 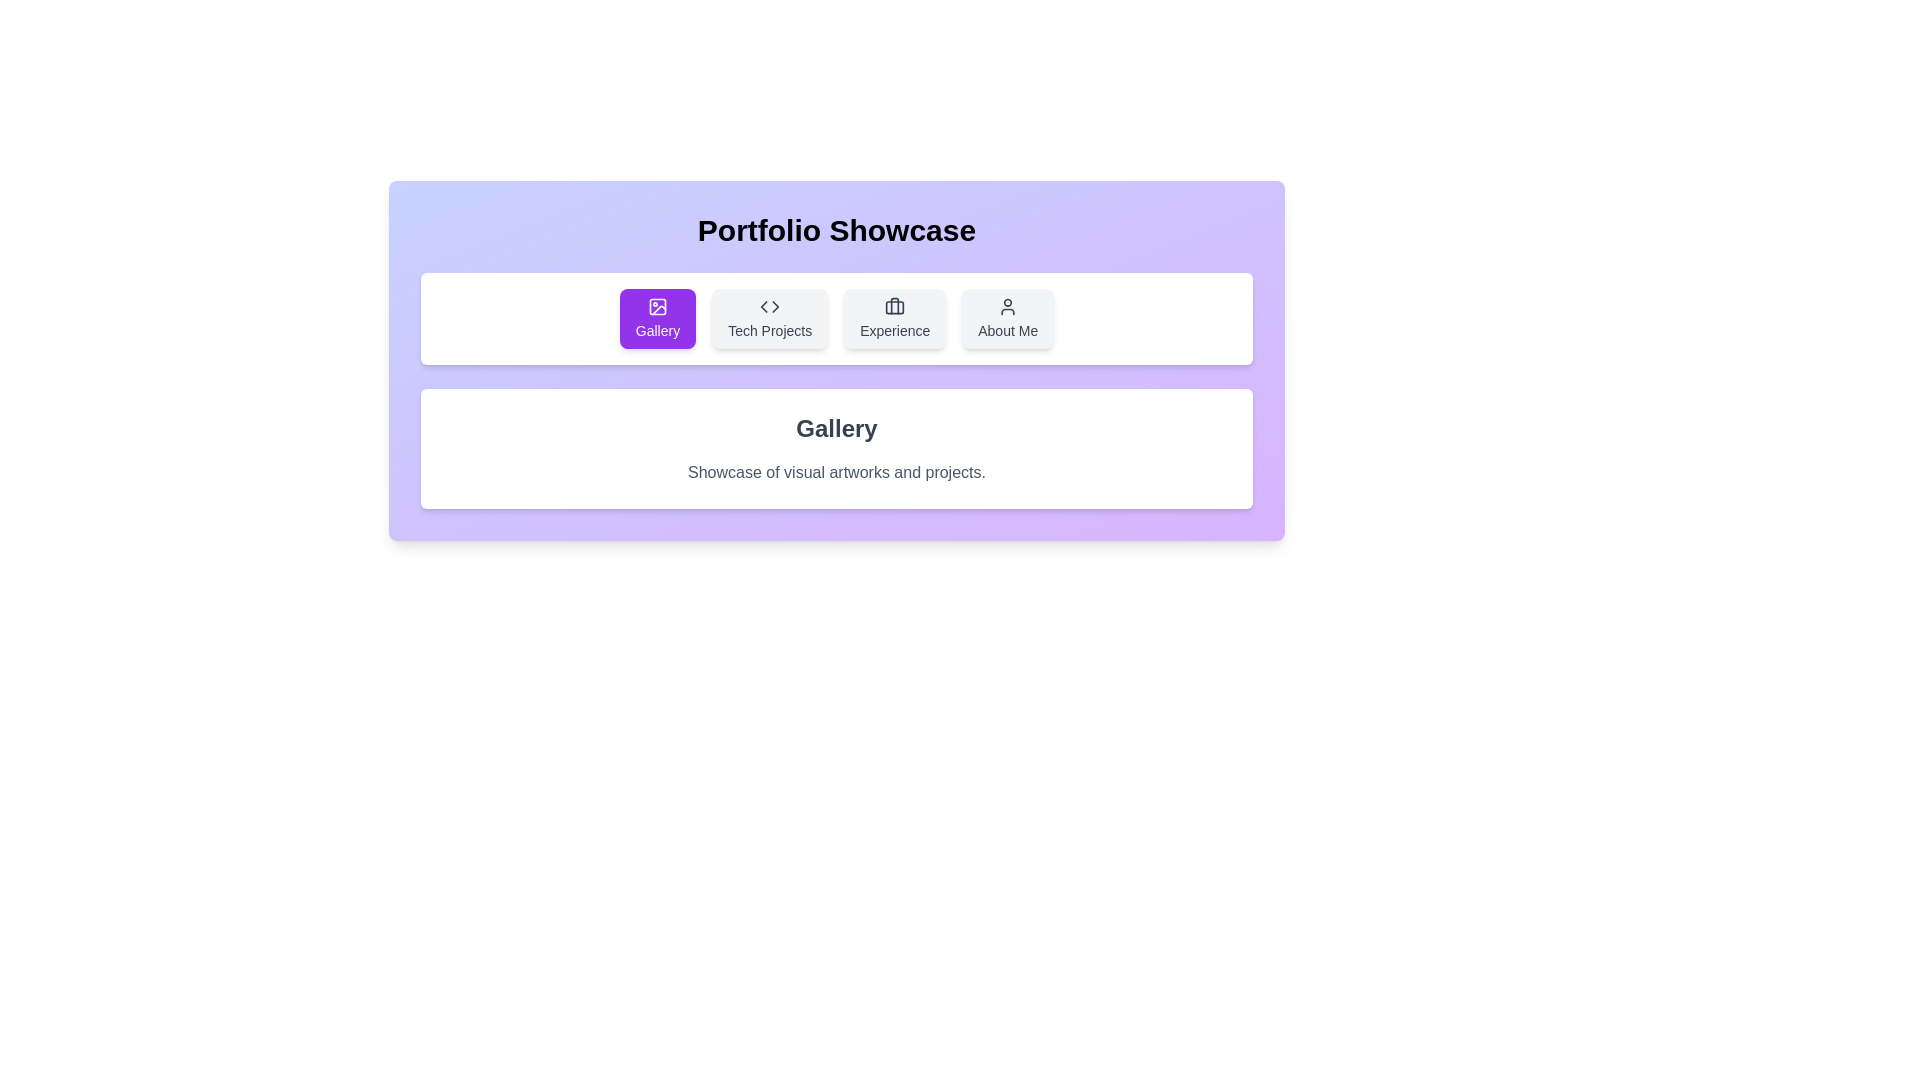 I want to click on the tab labeled 'Gallery', so click(x=657, y=318).